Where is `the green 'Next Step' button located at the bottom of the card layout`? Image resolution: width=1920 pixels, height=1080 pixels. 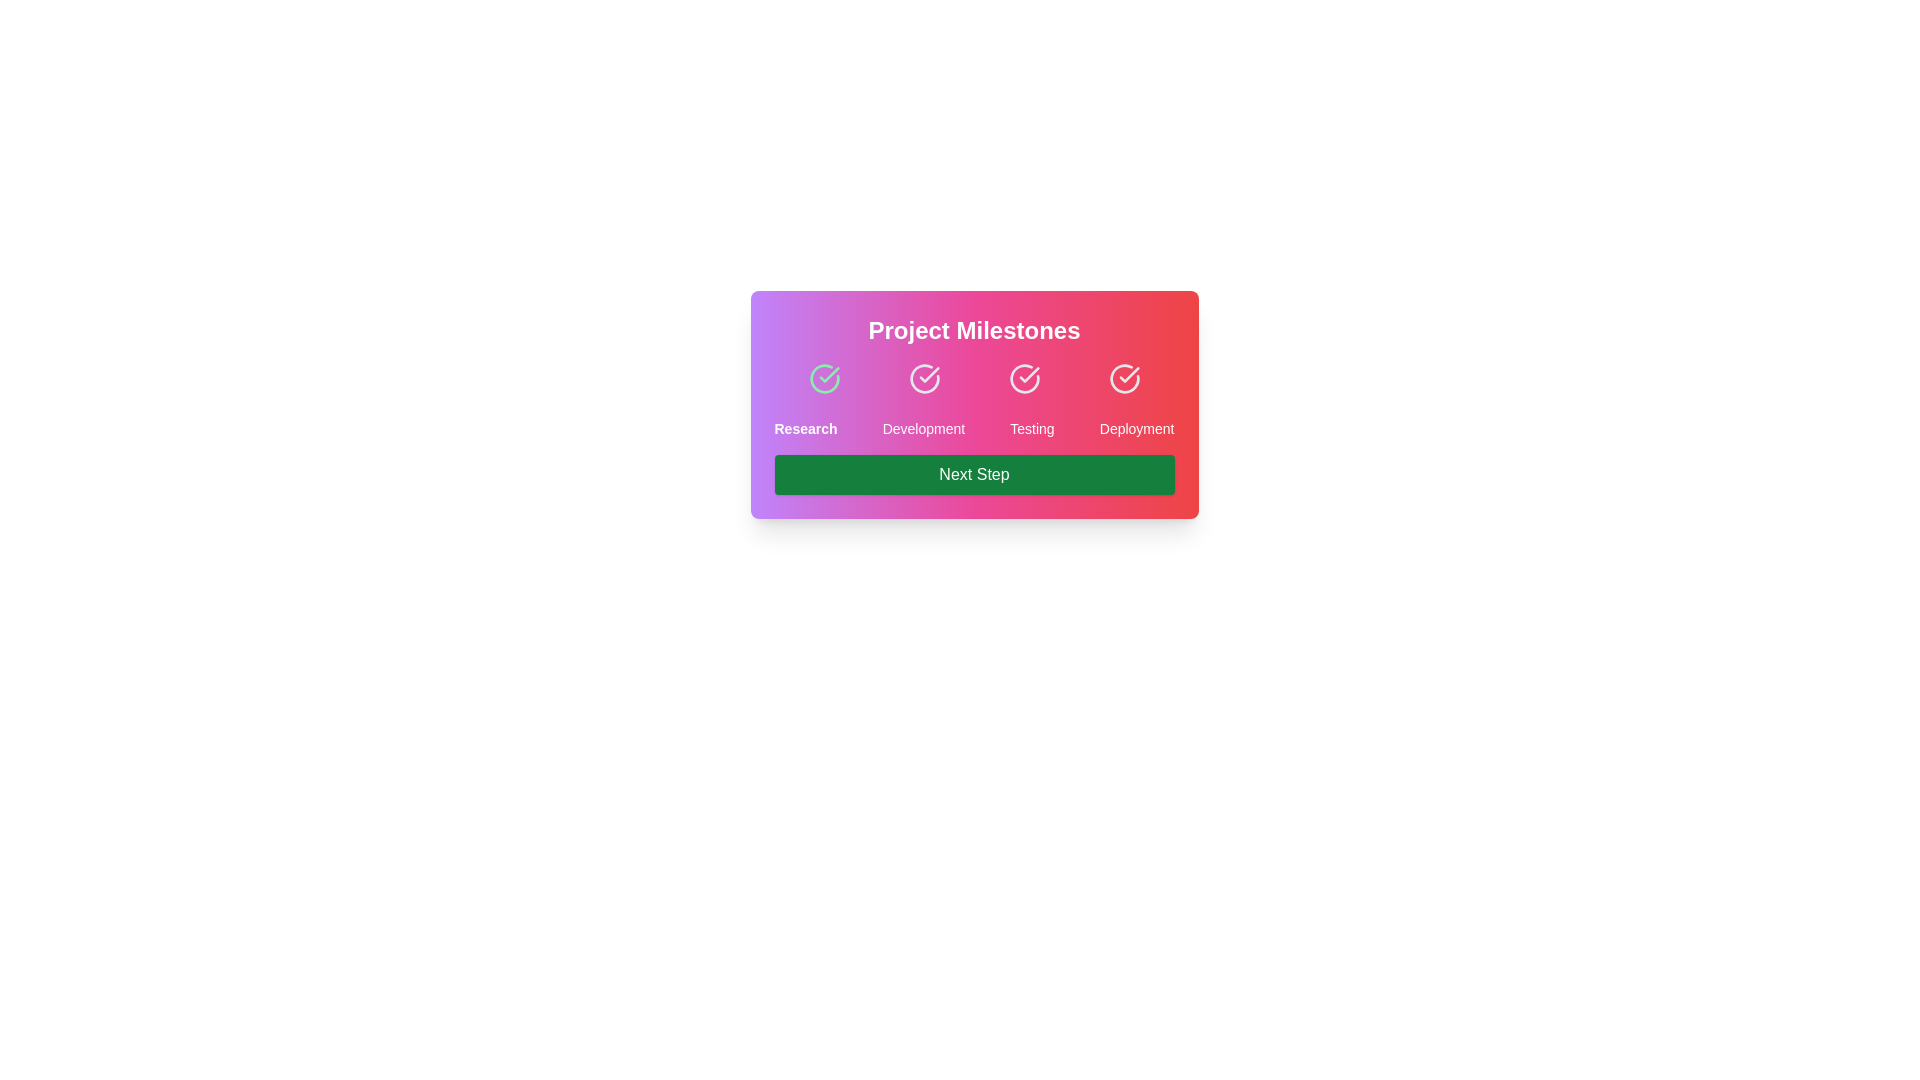 the green 'Next Step' button located at the bottom of the card layout is located at coordinates (974, 474).